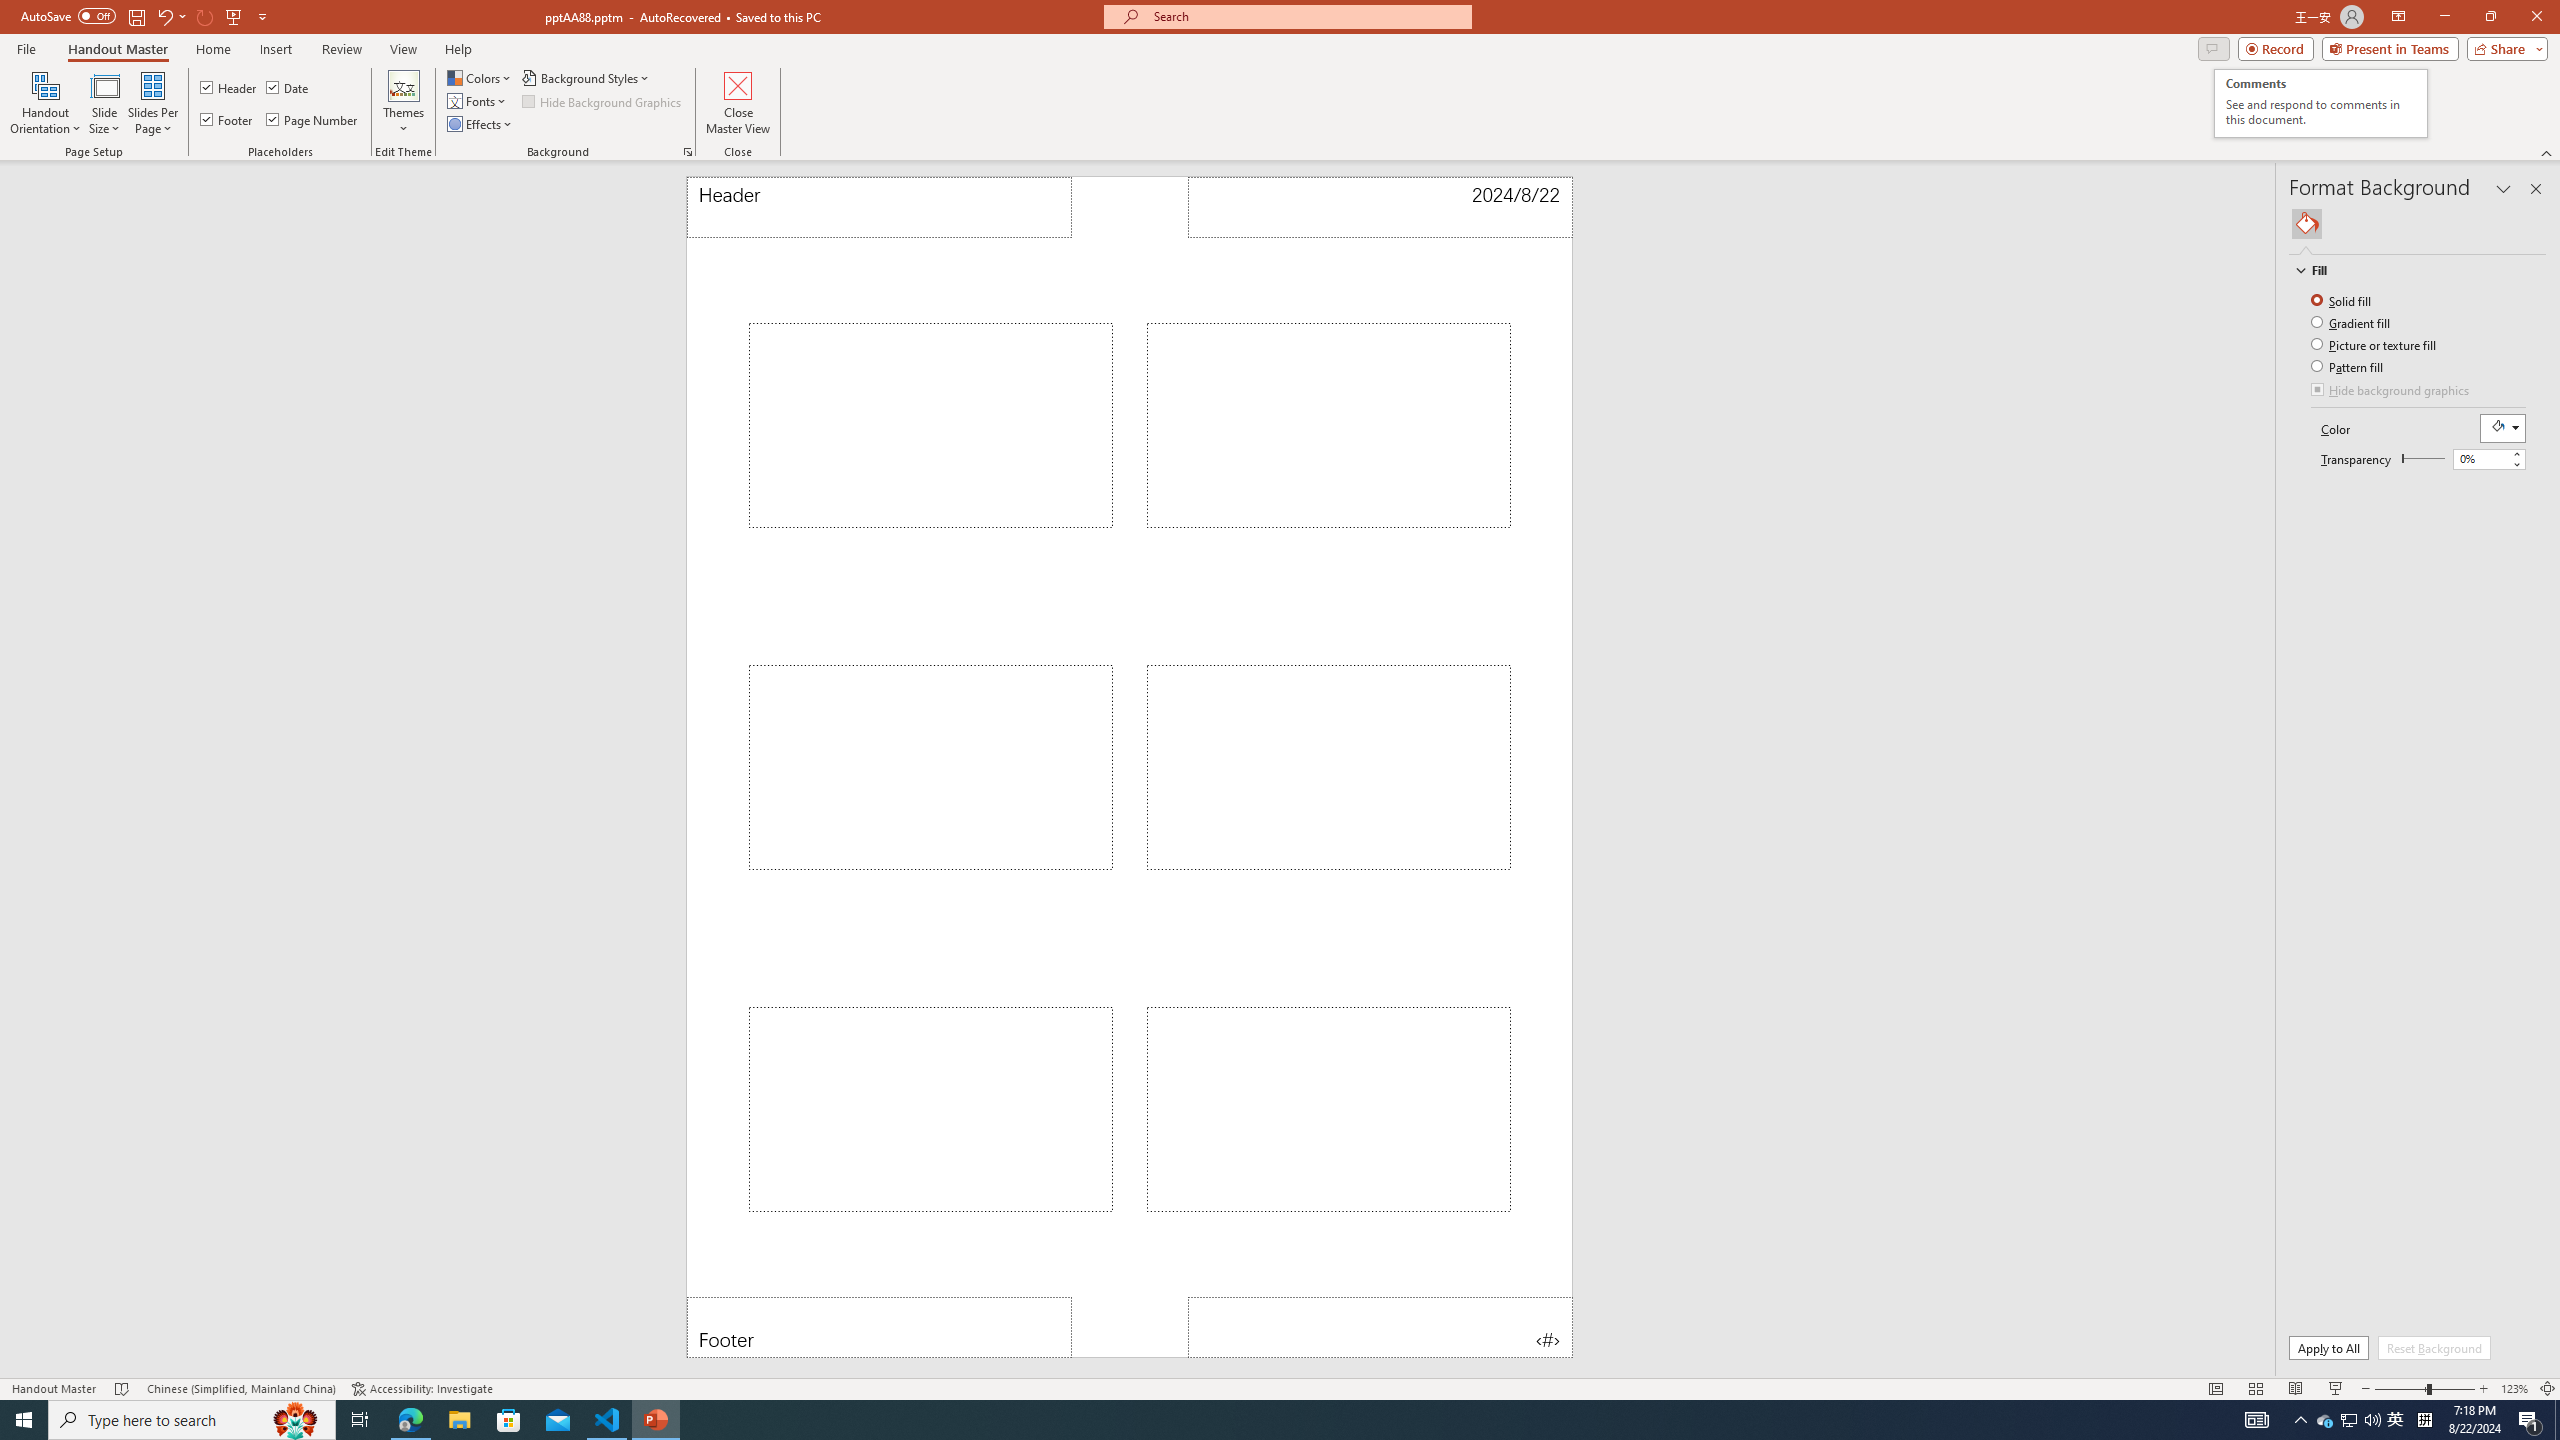  I want to click on 'Handout Orientation', so click(45, 103).